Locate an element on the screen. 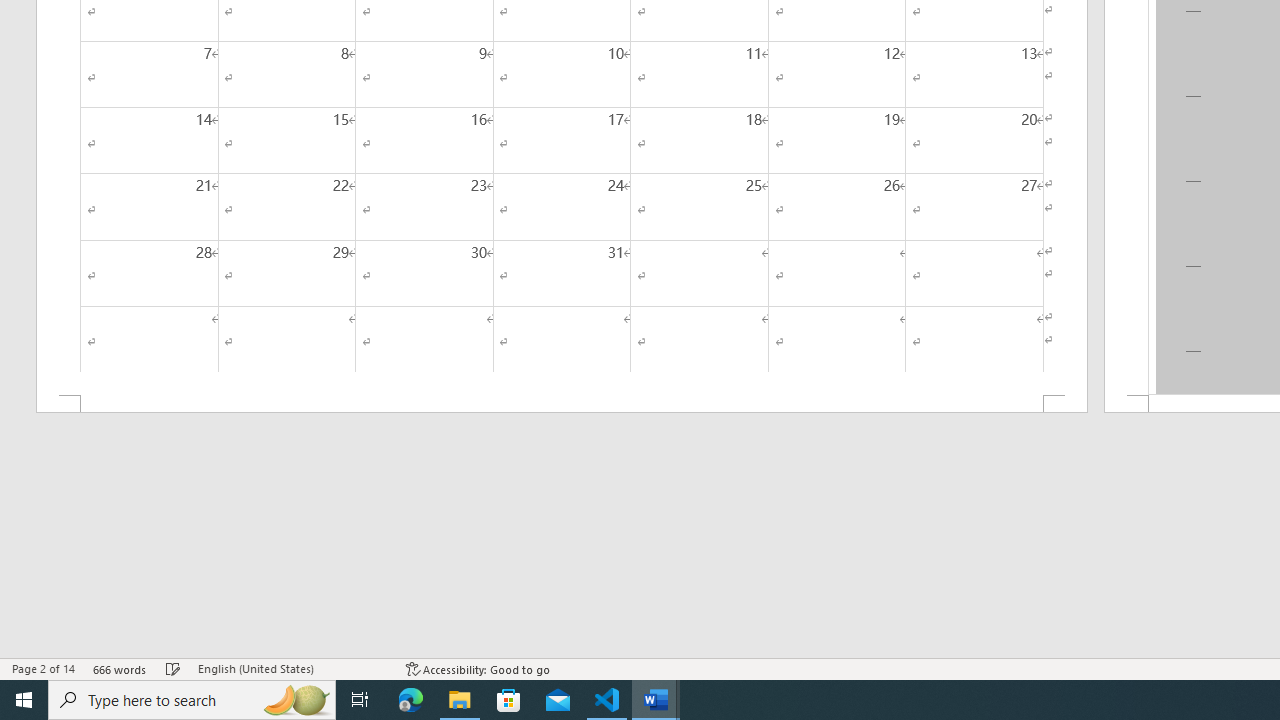 This screenshot has width=1280, height=720. 'Accessibility Checker Accessibility: Good to go' is located at coordinates (477, 669).